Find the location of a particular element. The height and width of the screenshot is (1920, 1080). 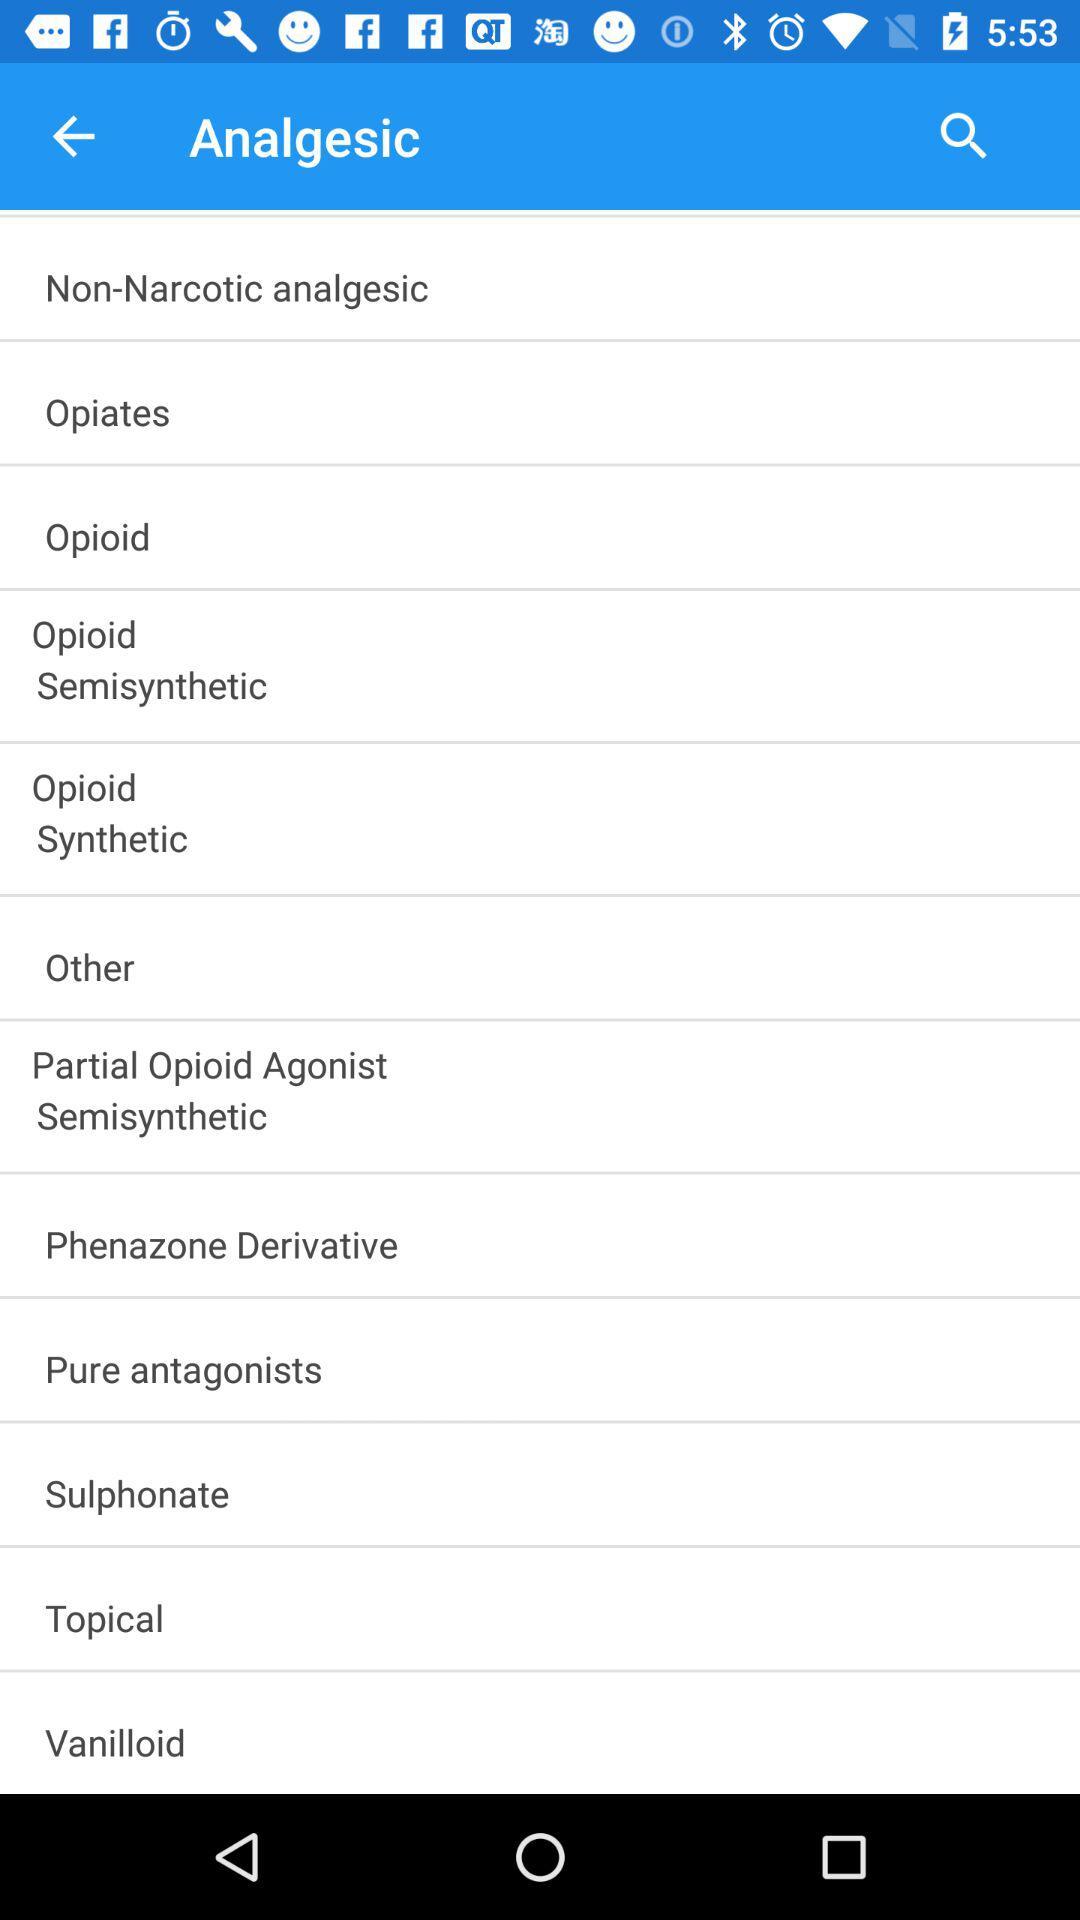

non-narcotic analgesic item is located at coordinates (549, 279).